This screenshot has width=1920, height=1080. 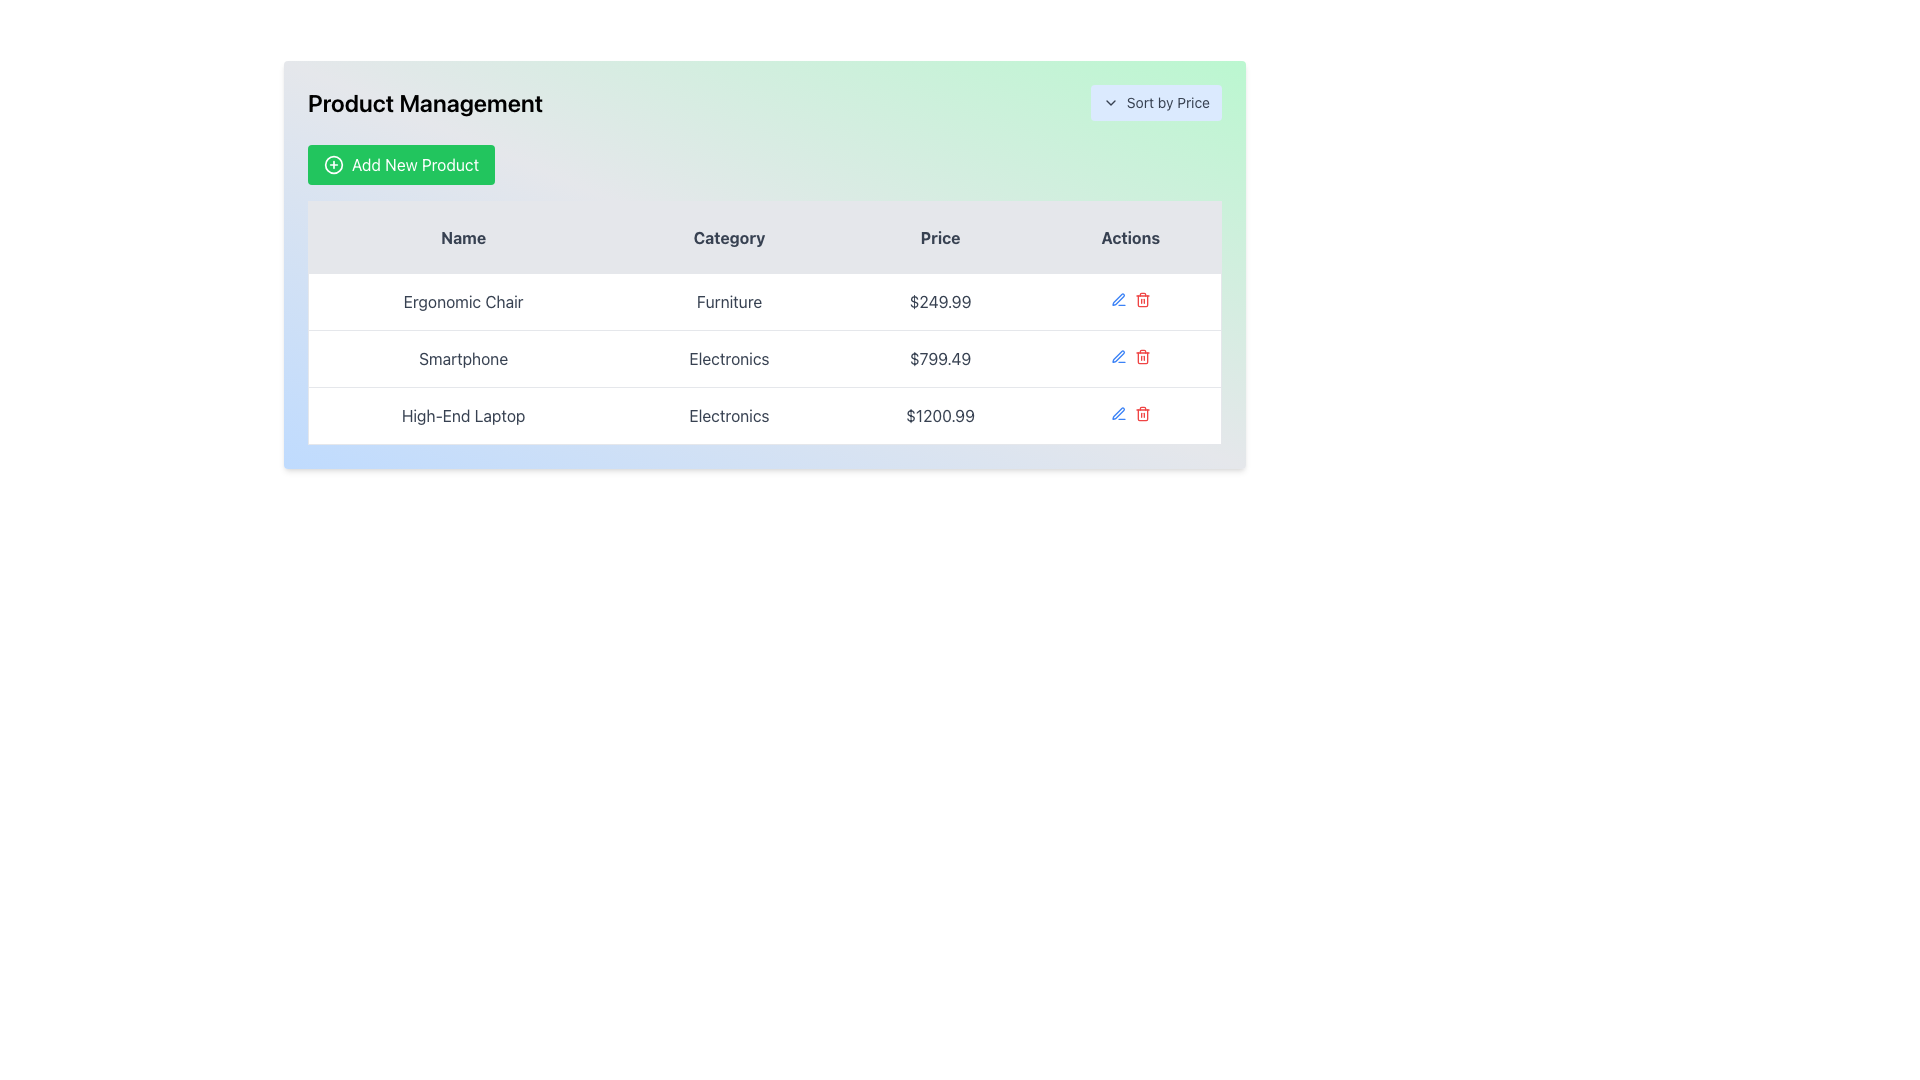 I want to click on the delete button located in the Action column of the last row of the product information table, so click(x=1142, y=412).